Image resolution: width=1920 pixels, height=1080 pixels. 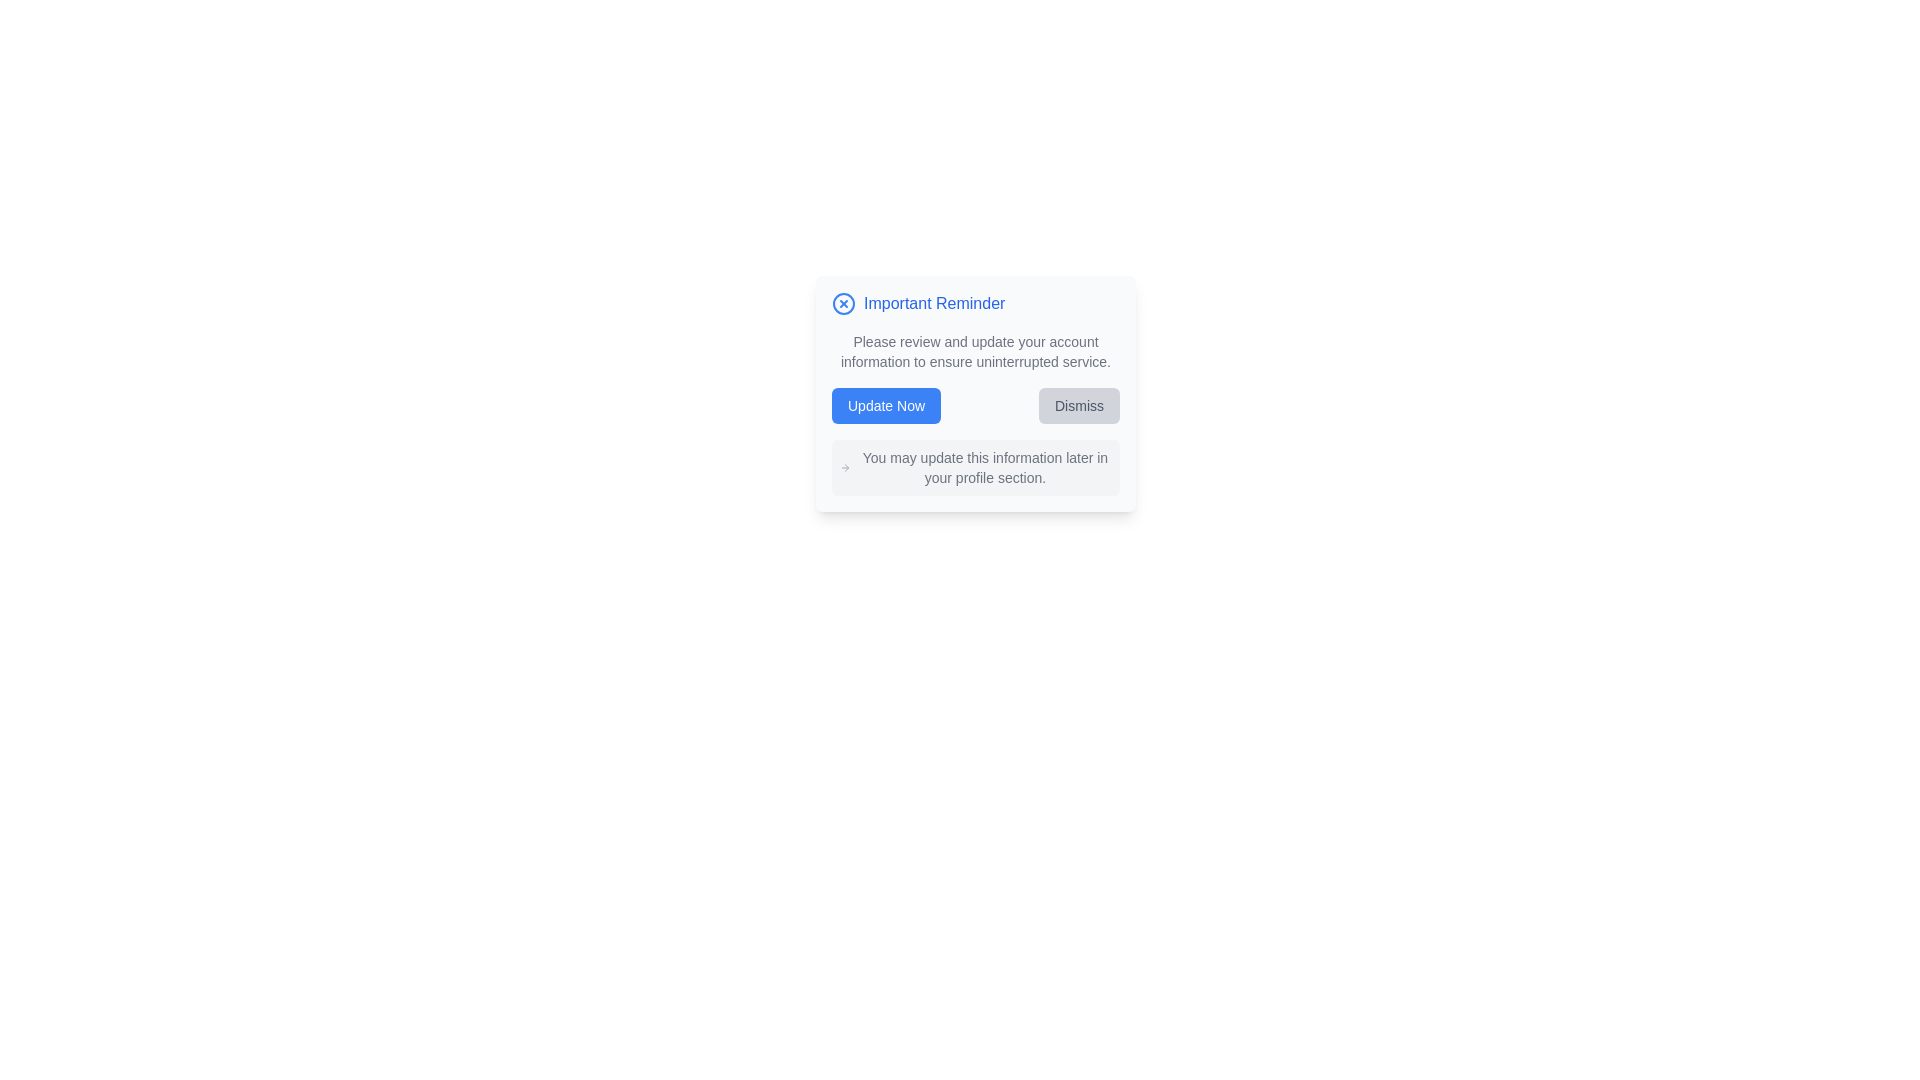 What do you see at coordinates (844, 304) in the screenshot?
I see `the circle element that serves as a status indicator within a notification icon located near the top-left corner of the modal dialog box` at bounding box center [844, 304].